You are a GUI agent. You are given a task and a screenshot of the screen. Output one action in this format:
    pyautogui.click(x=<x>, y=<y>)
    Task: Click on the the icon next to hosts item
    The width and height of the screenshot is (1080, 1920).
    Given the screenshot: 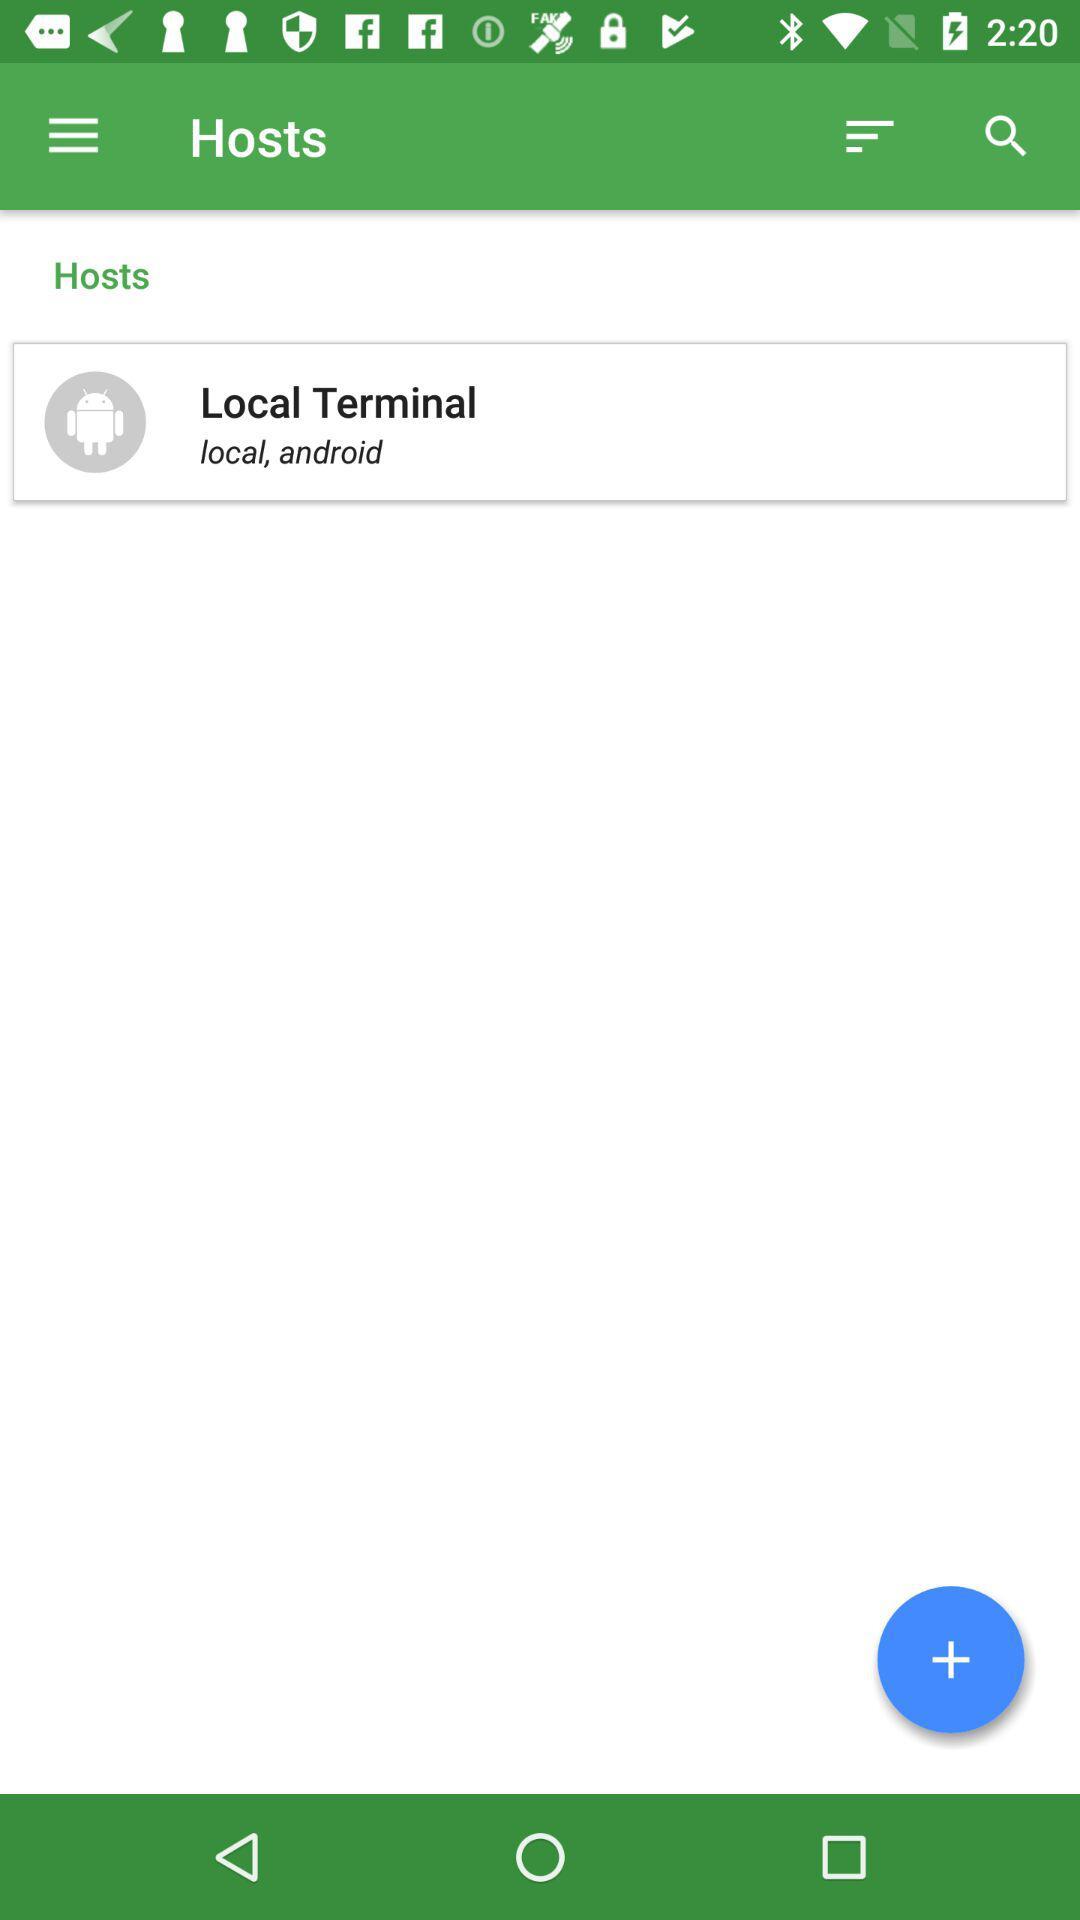 What is the action you would take?
    pyautogui.click(x=72, y=135)
    